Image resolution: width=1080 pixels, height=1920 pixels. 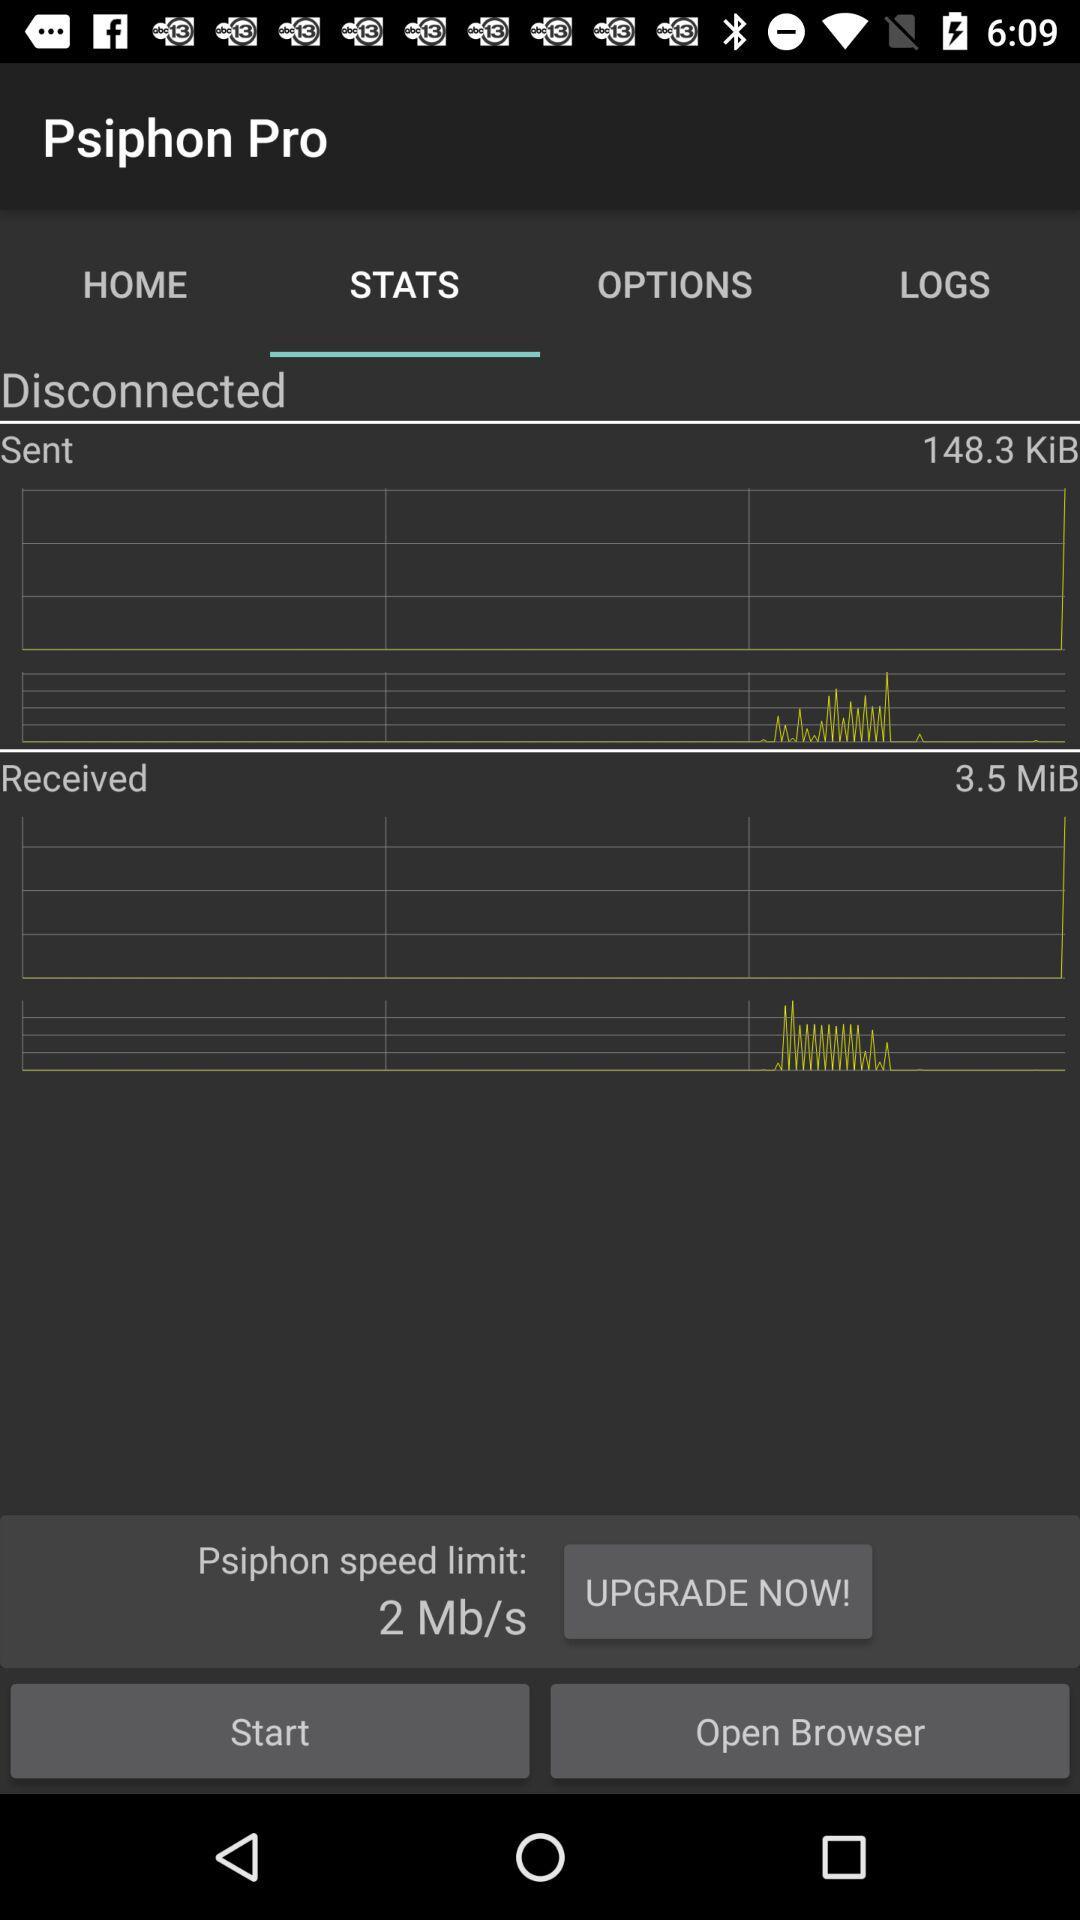 What do you see at coordinates (810, 1730) in the screenshot?
I see `the open browser` at bounding box center [810, 1730].